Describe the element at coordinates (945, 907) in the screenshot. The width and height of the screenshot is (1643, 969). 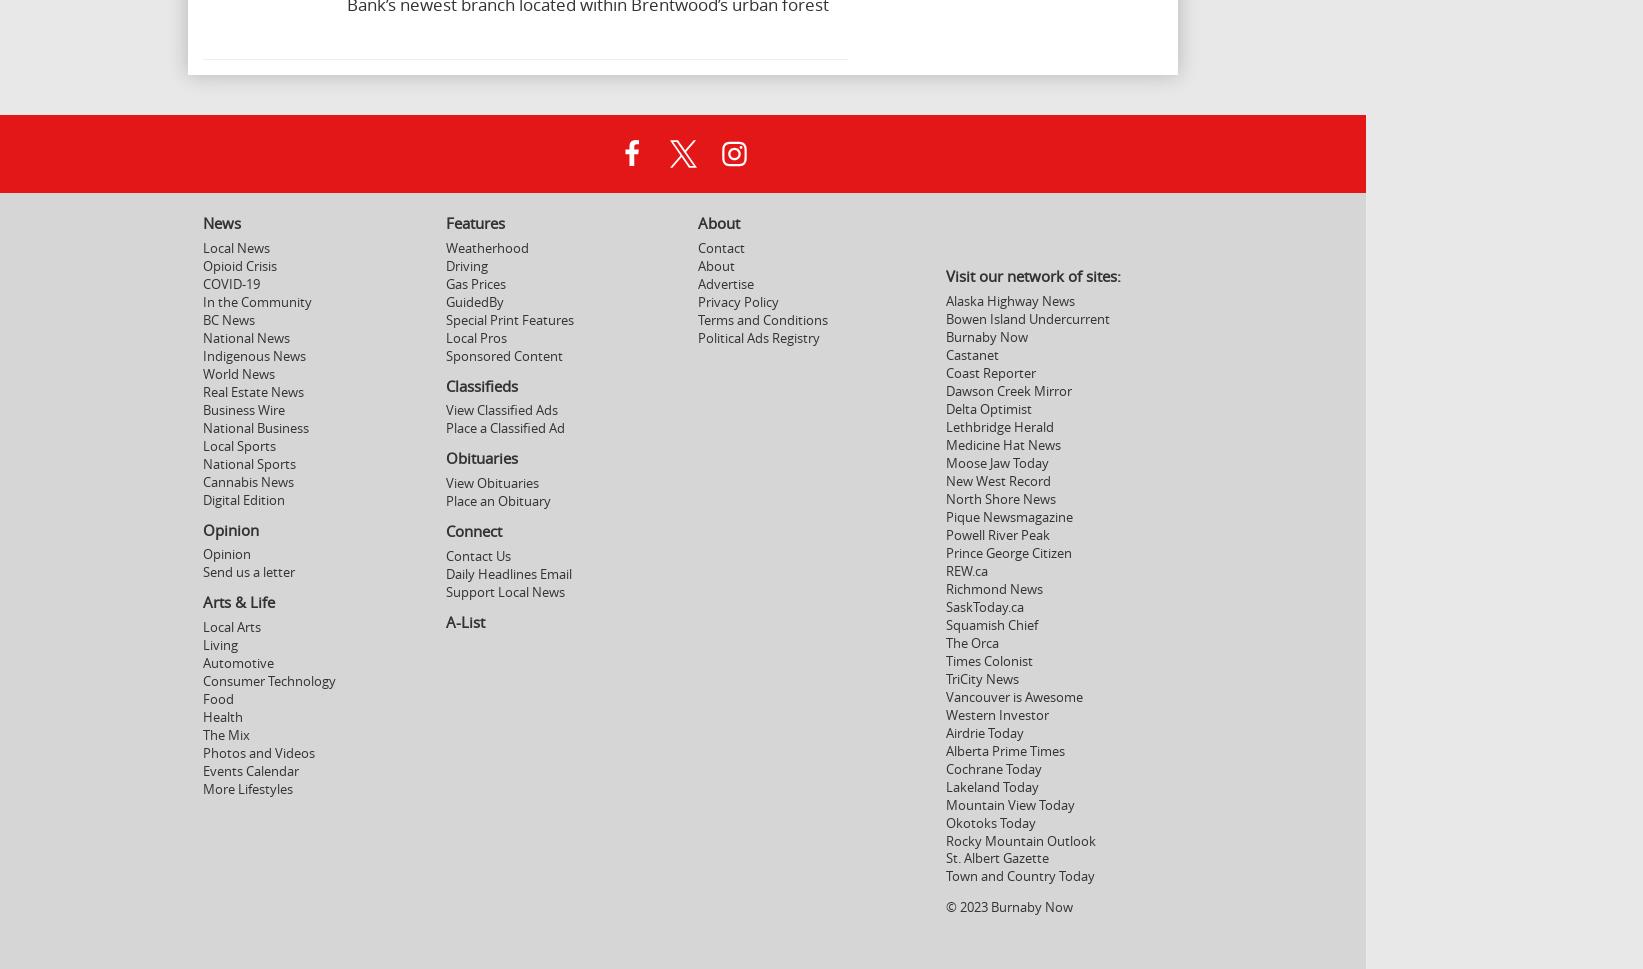
I see `'© 2023 Burnaby Now'` at that location.